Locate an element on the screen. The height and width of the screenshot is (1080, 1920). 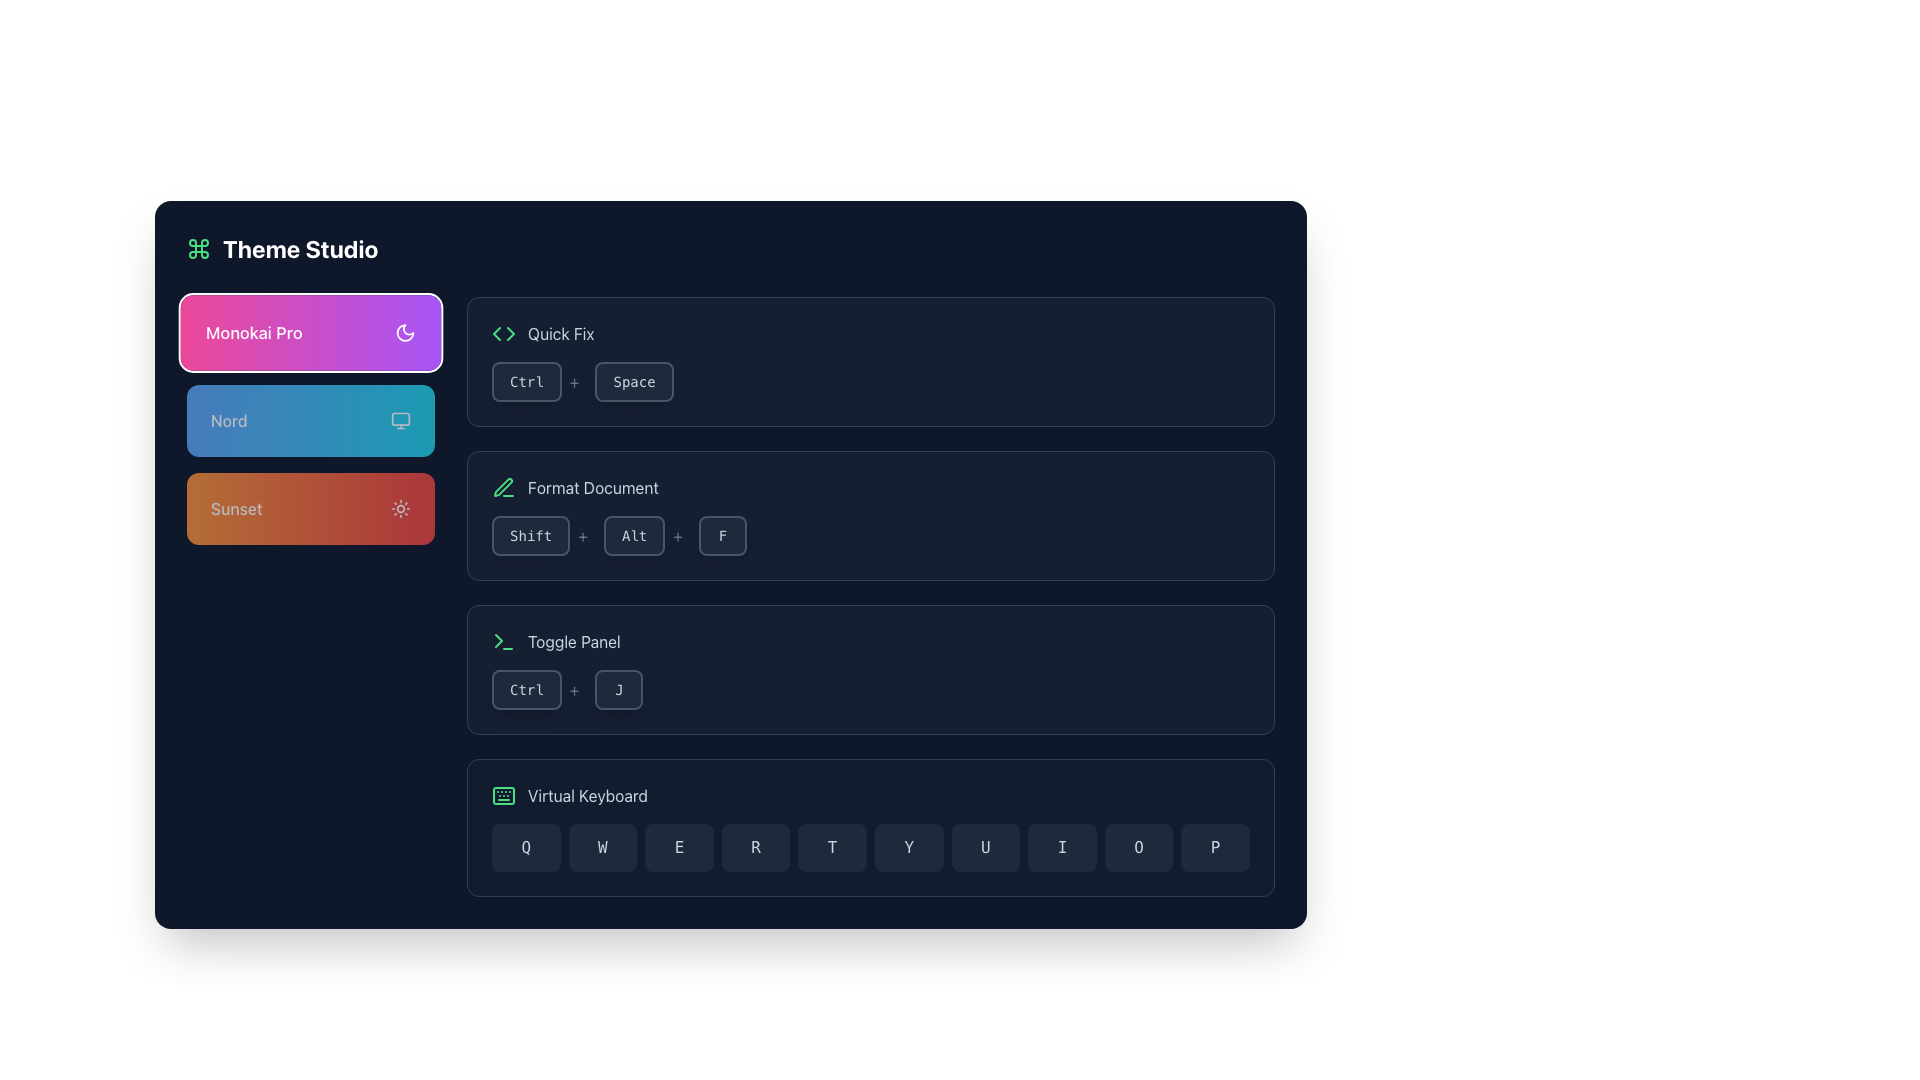
the text label that identifies the current theme's name, located within the theming options group panel at the top-left of the interface, horizontally centered and to the left of a moon icon is located at coordinates (253, 331).